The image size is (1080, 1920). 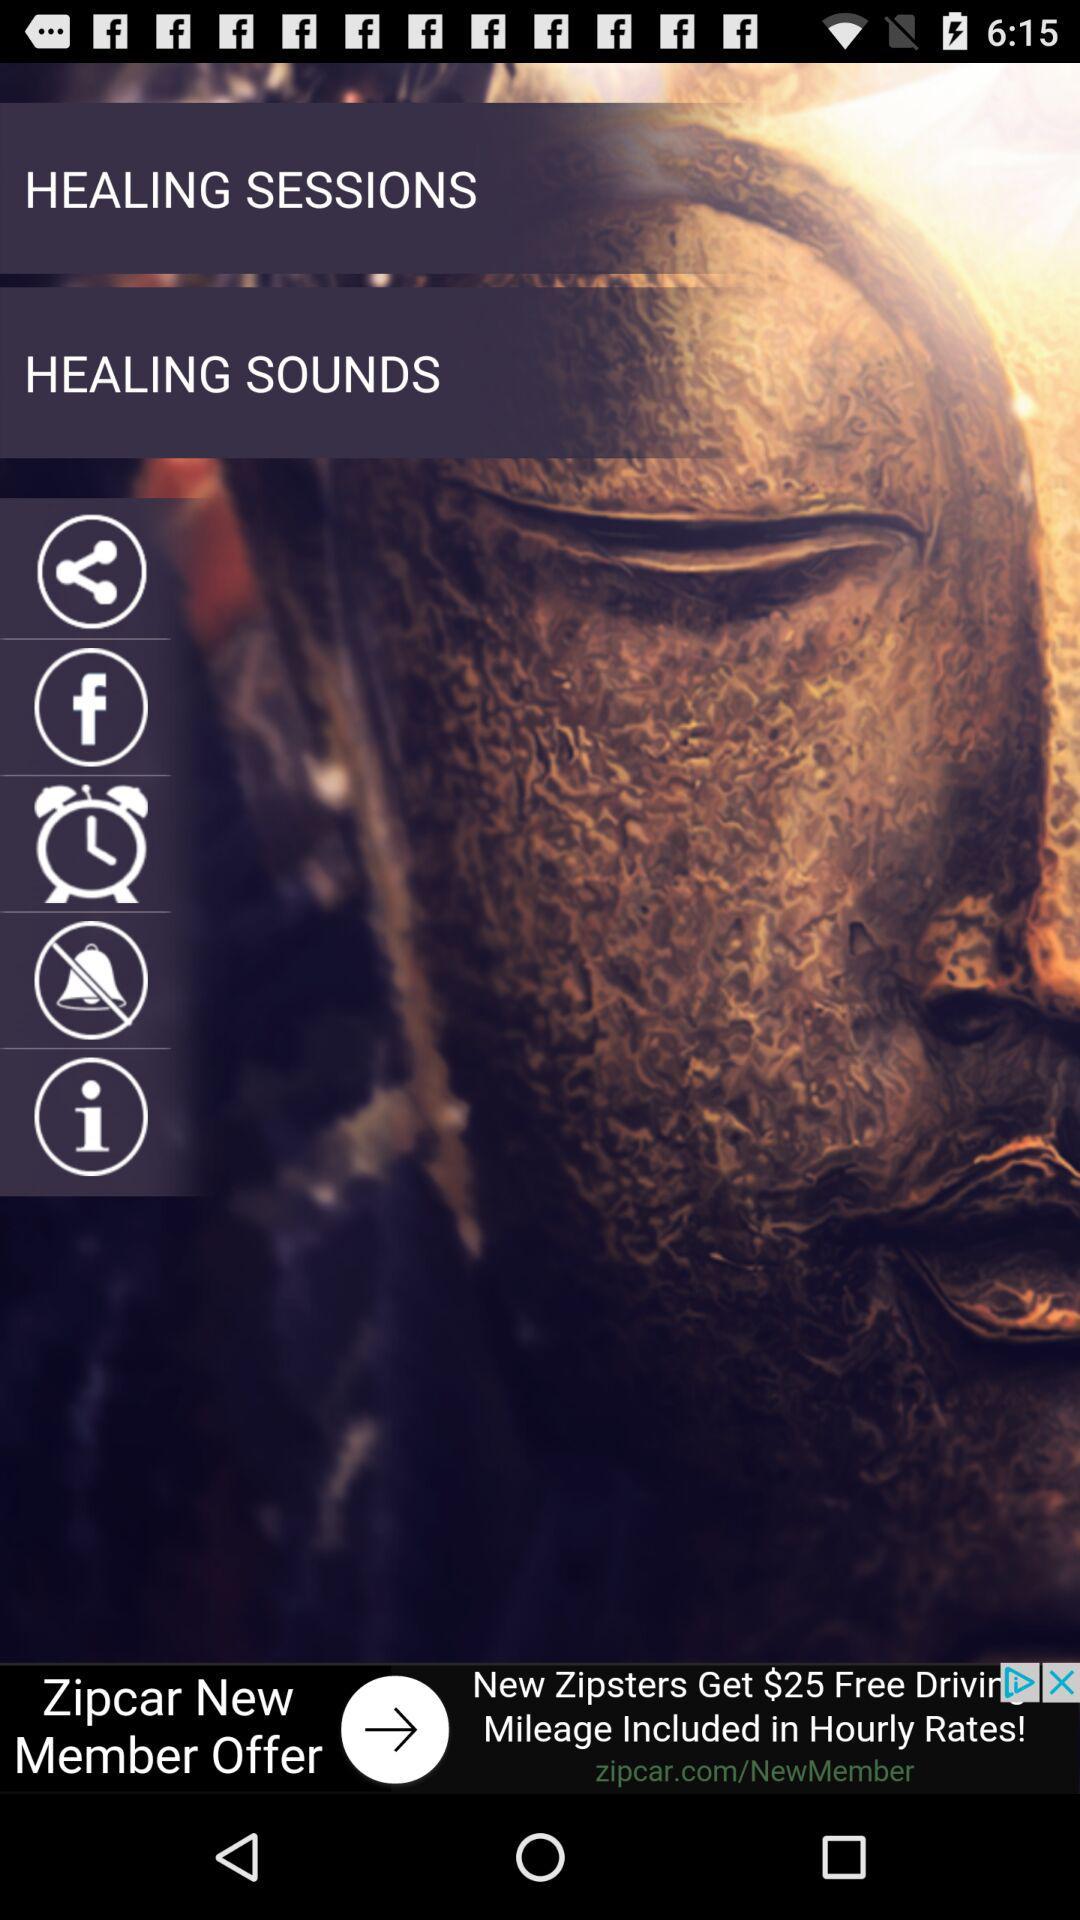 What do you see at coordinates (91, 980) in the screenshot?
I see `self healing is our humble effort to bring spiritual physical and mental` at bounding box center [91, 980].